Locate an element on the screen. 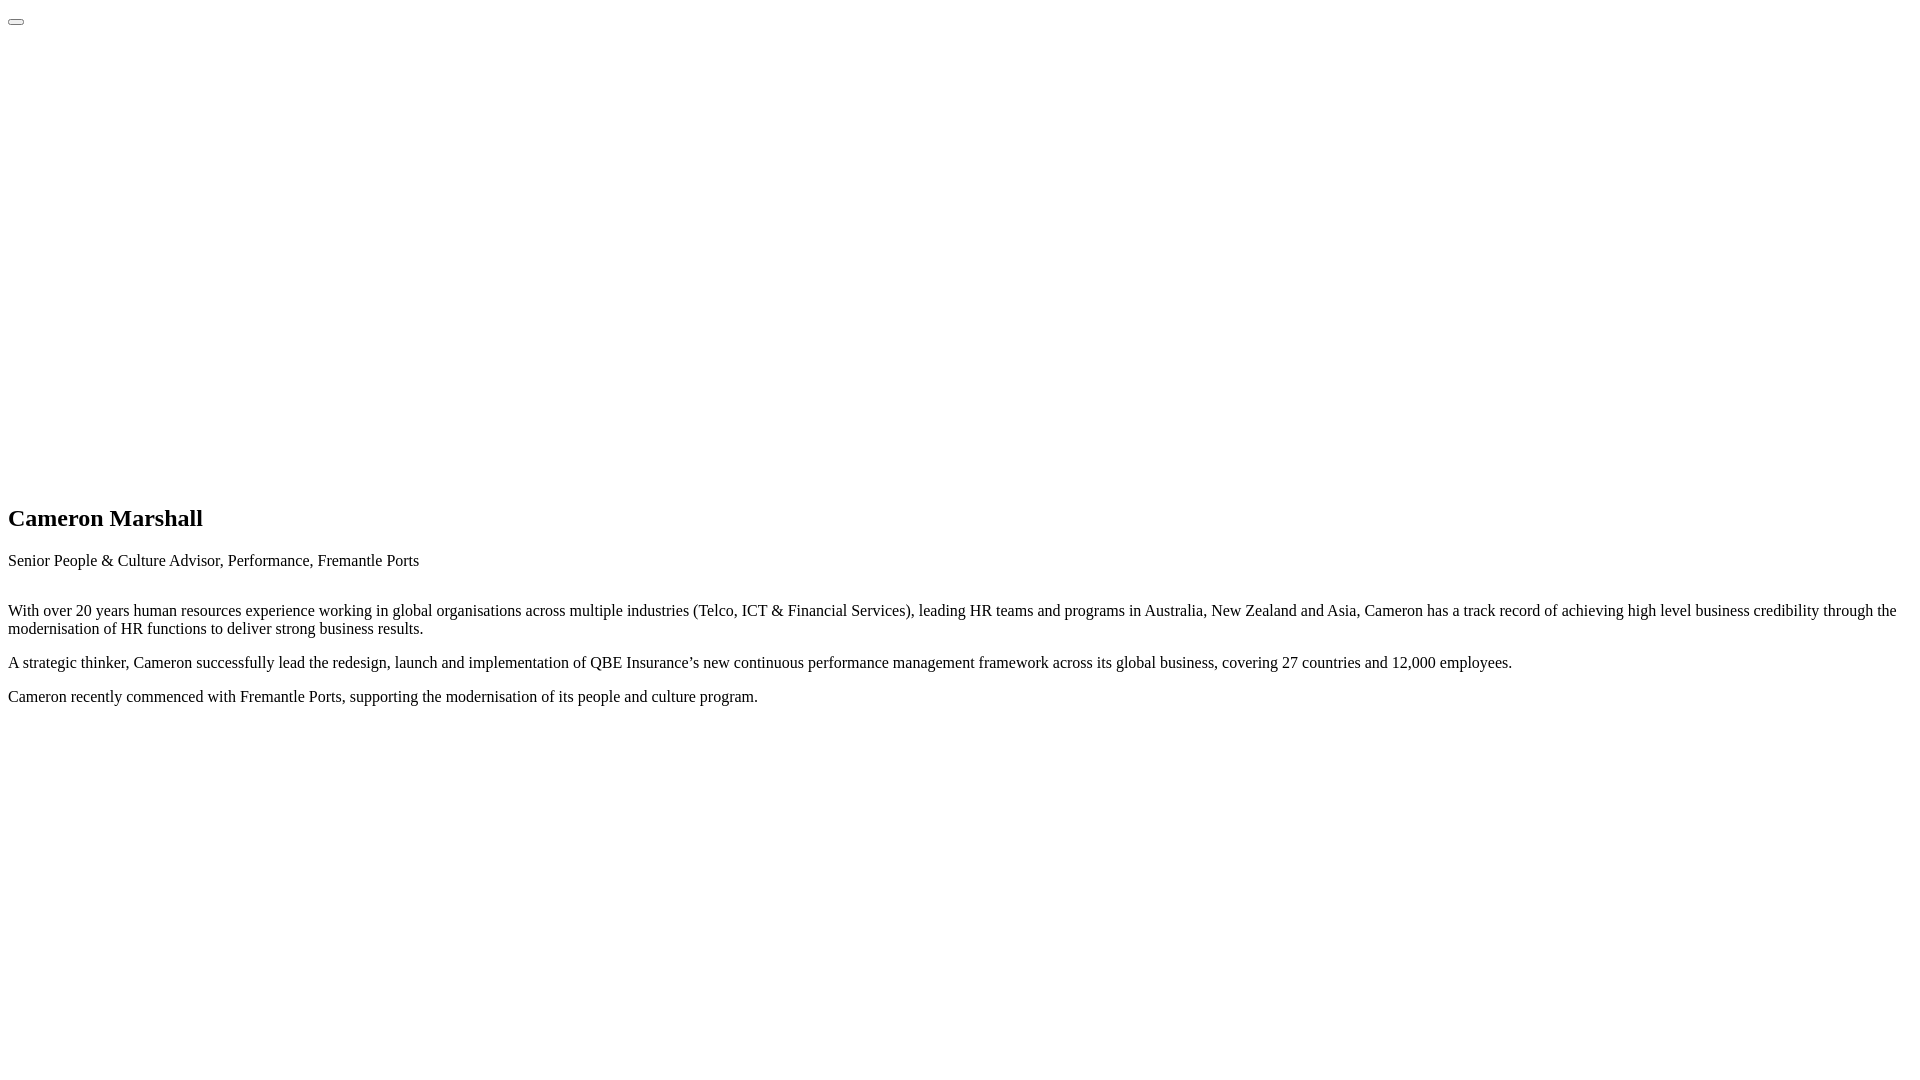 Image resolution: width=1920 pixels, height=1080 pixels. 'Close (Esc)' is located at coordinates (15, 22).